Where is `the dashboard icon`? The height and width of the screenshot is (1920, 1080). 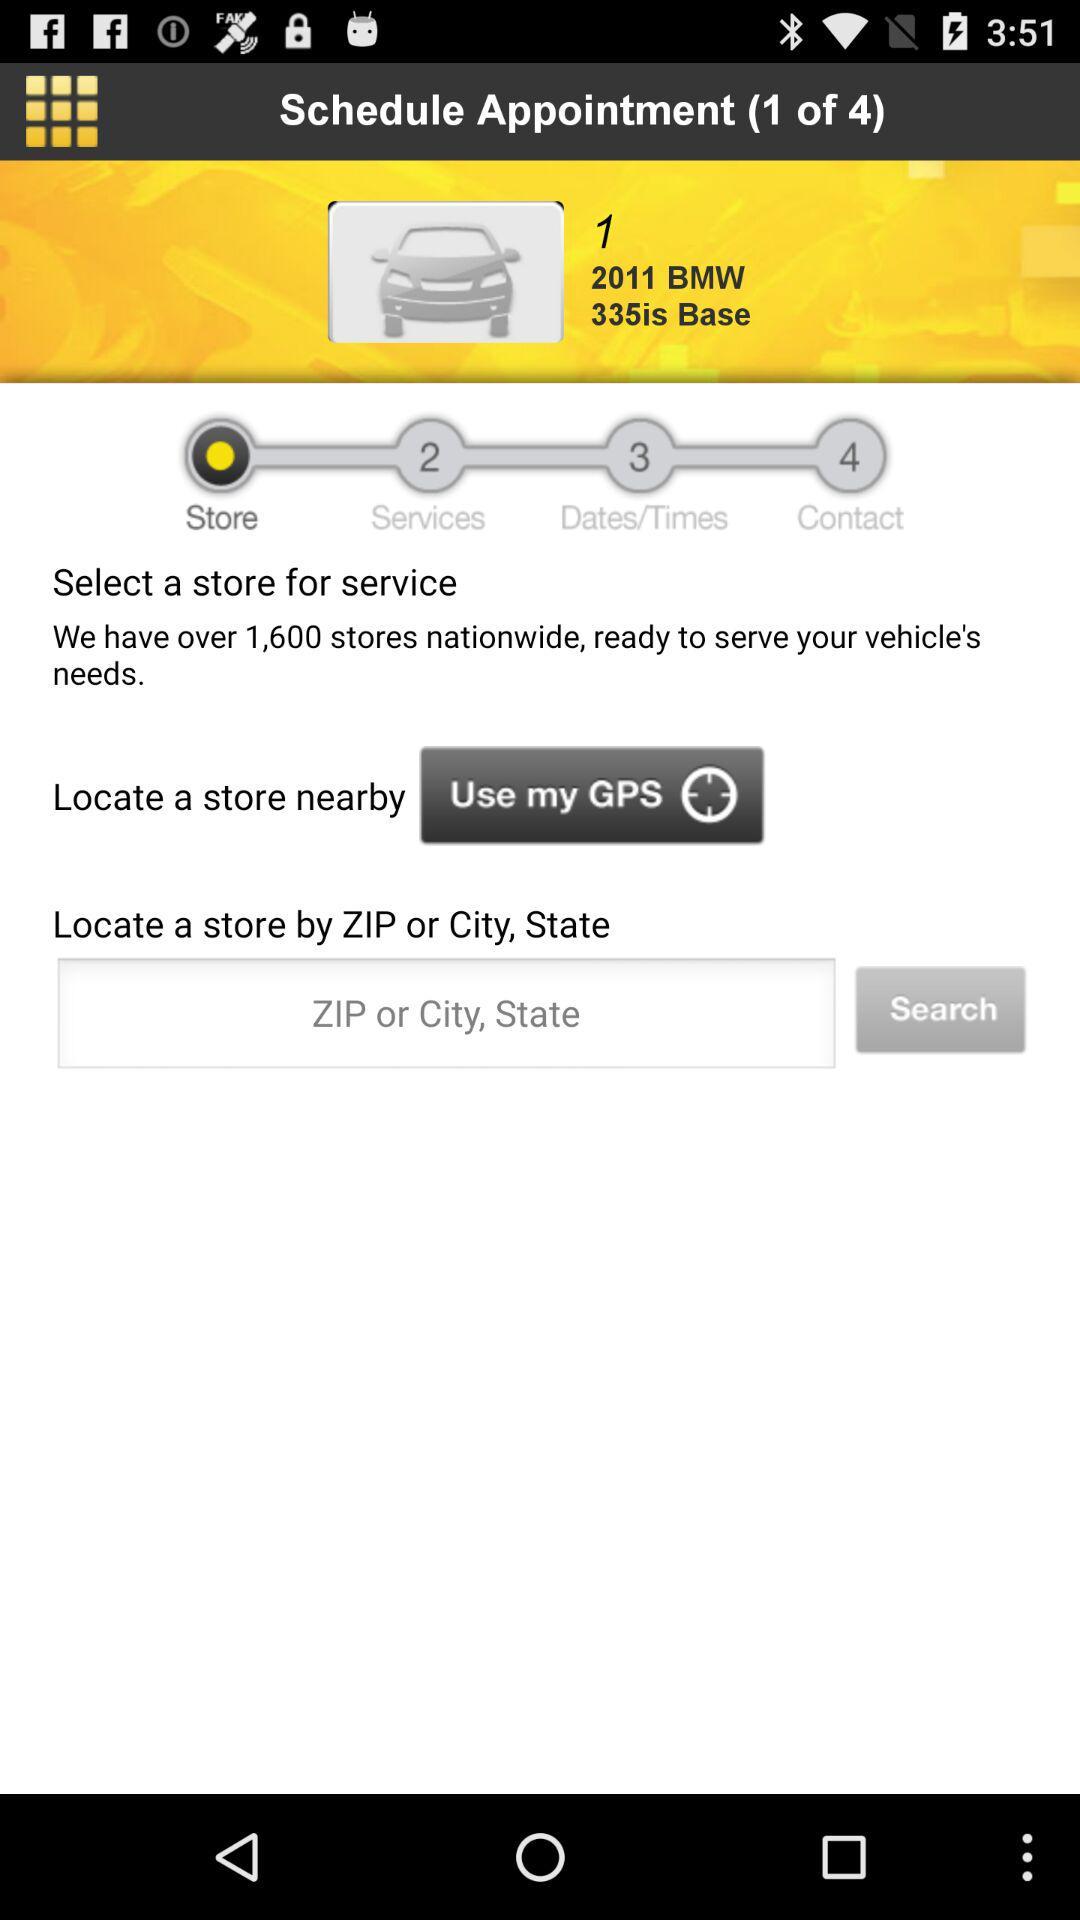
the dashboard icon is located at coordinates (60, 118).